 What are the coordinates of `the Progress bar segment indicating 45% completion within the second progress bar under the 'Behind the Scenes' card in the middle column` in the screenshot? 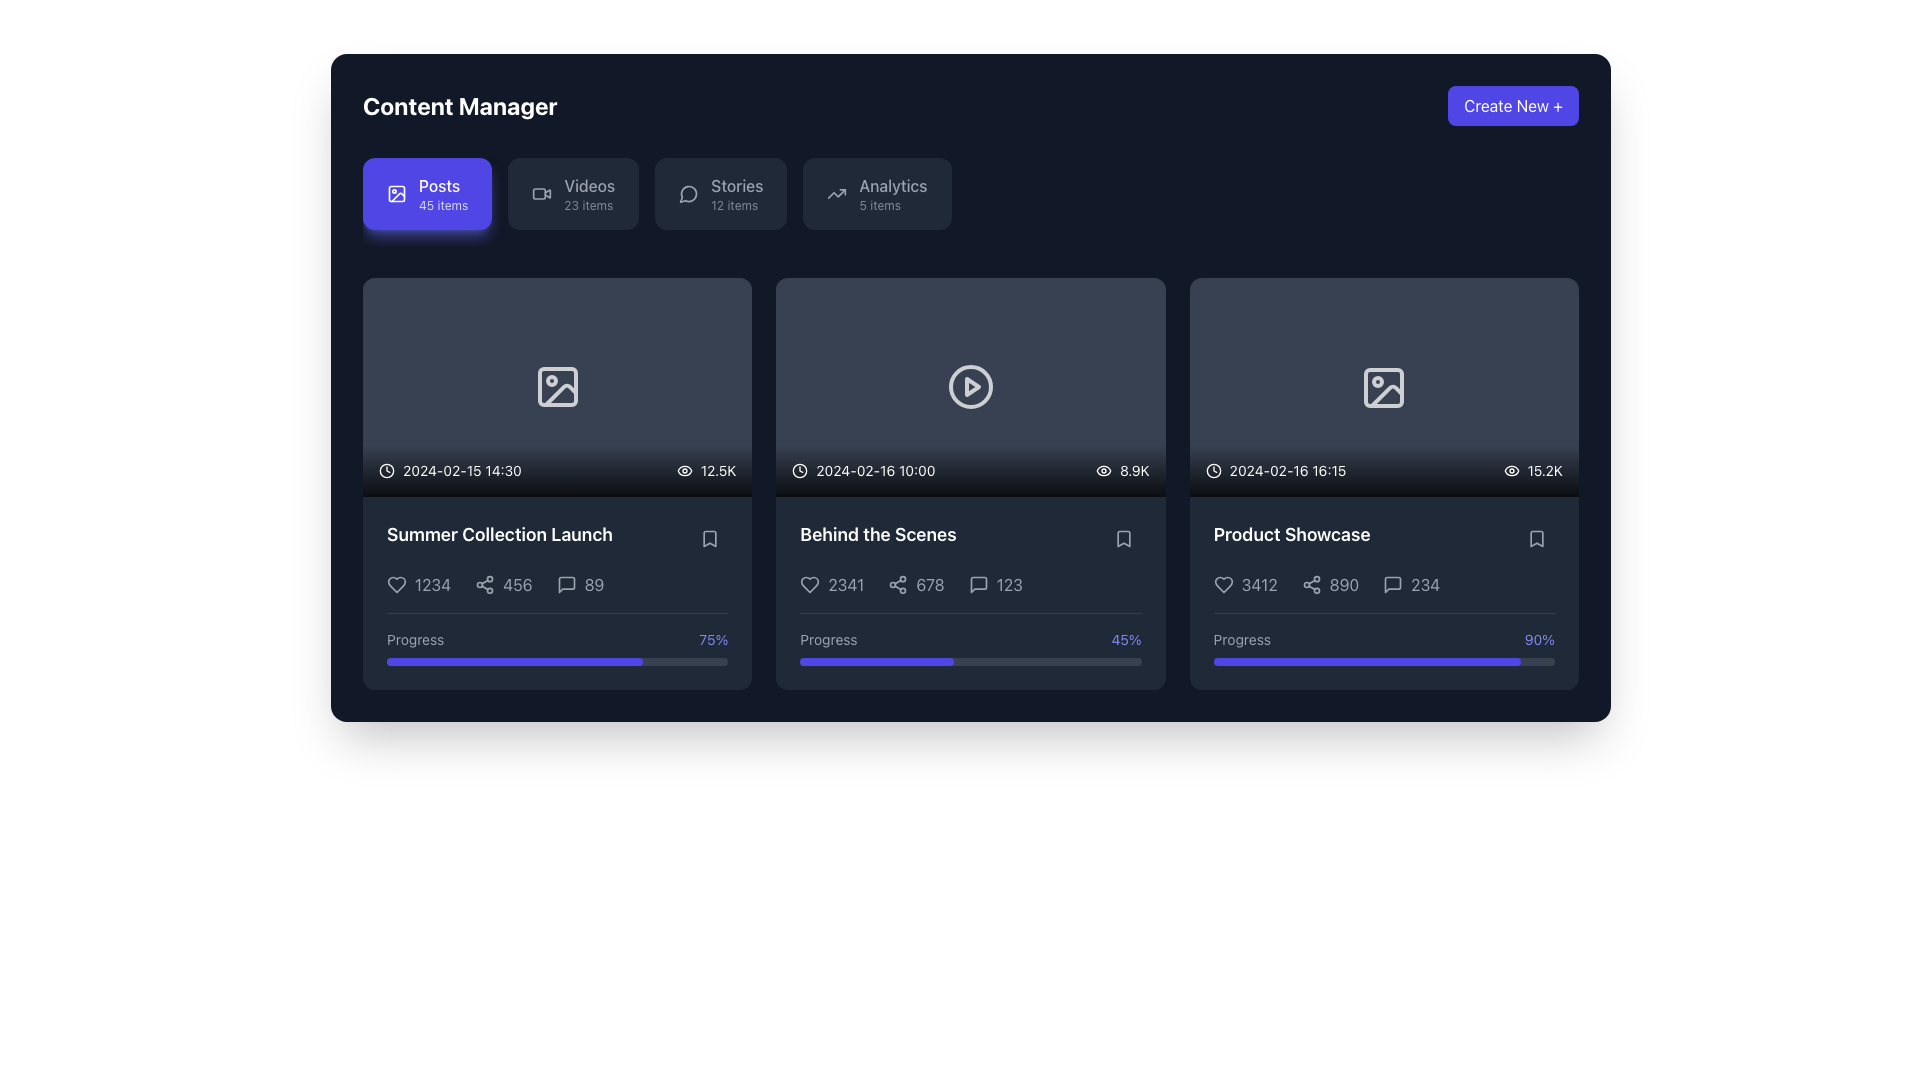 It's located at (877, 661).